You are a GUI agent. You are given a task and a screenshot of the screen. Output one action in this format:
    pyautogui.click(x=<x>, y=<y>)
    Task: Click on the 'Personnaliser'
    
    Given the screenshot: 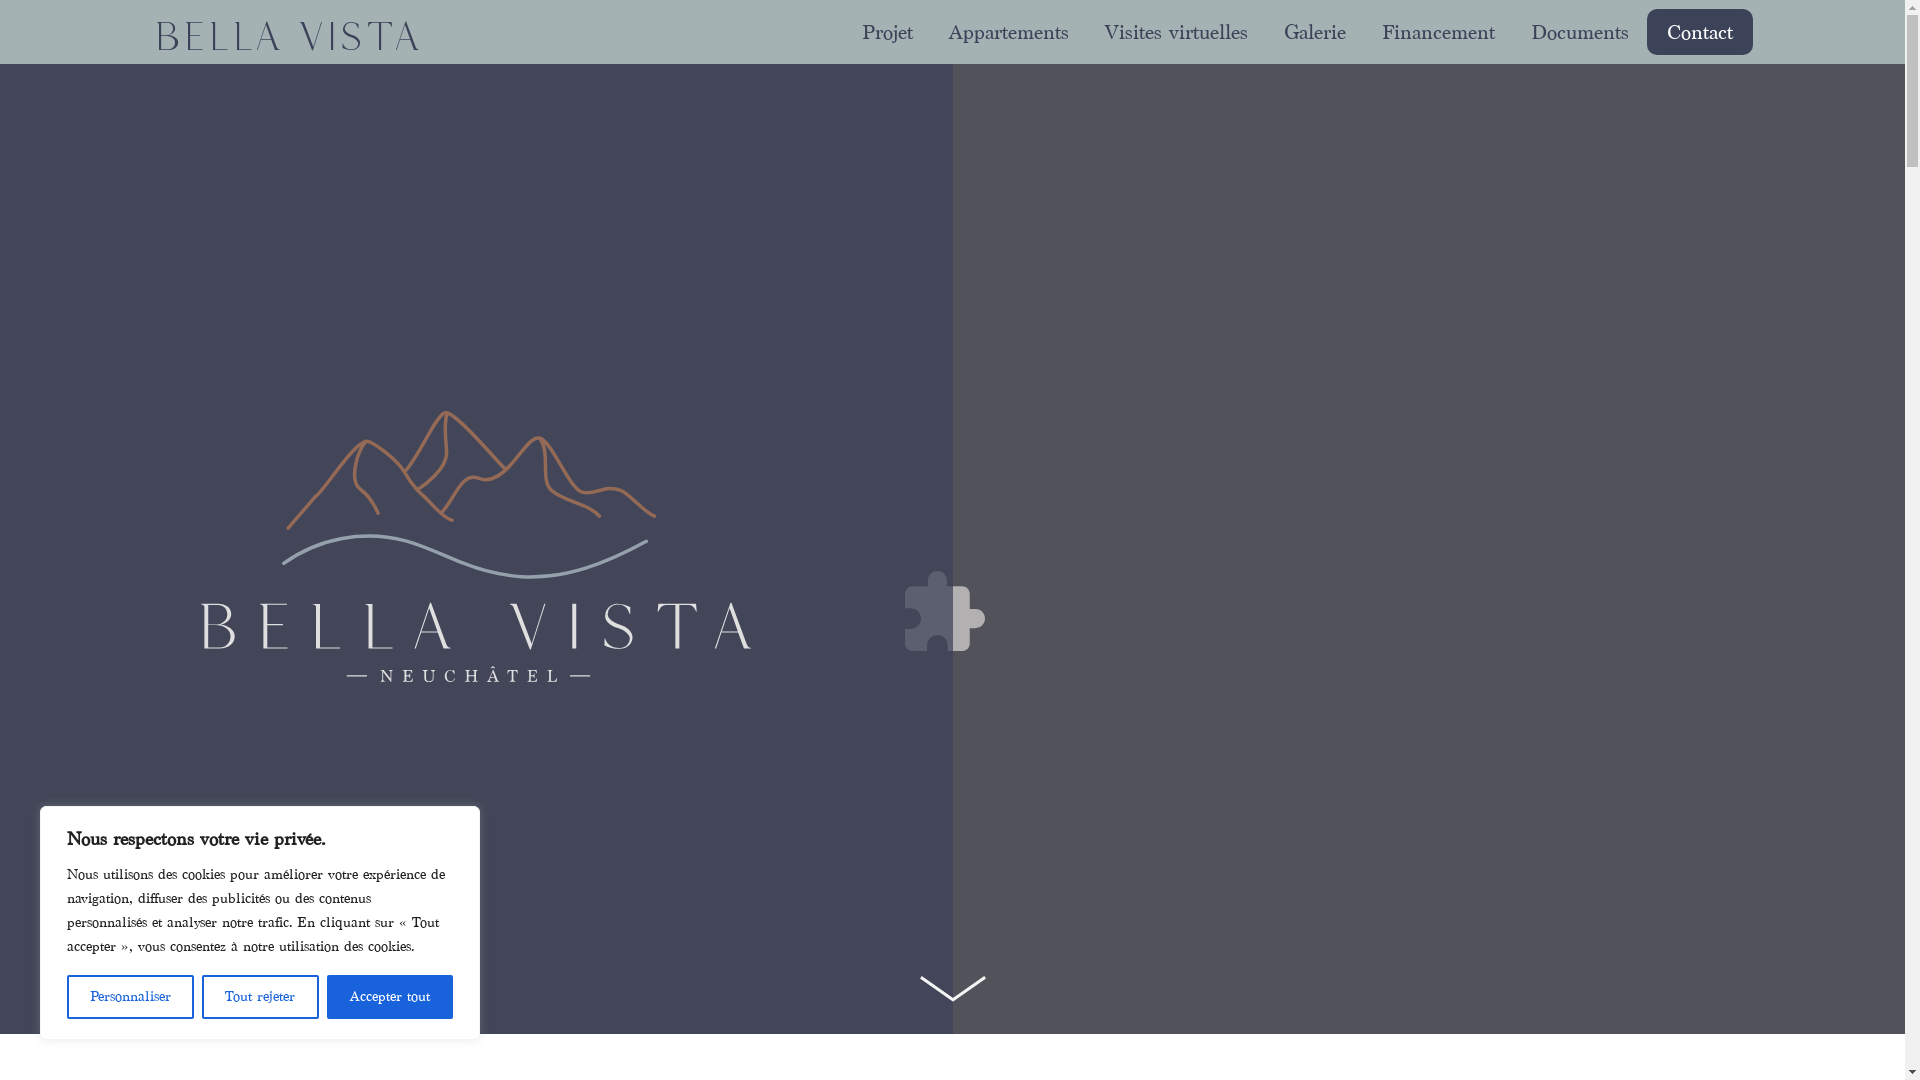 What is the action you would take?
    pyautogui.click(x=129, y=996)
    